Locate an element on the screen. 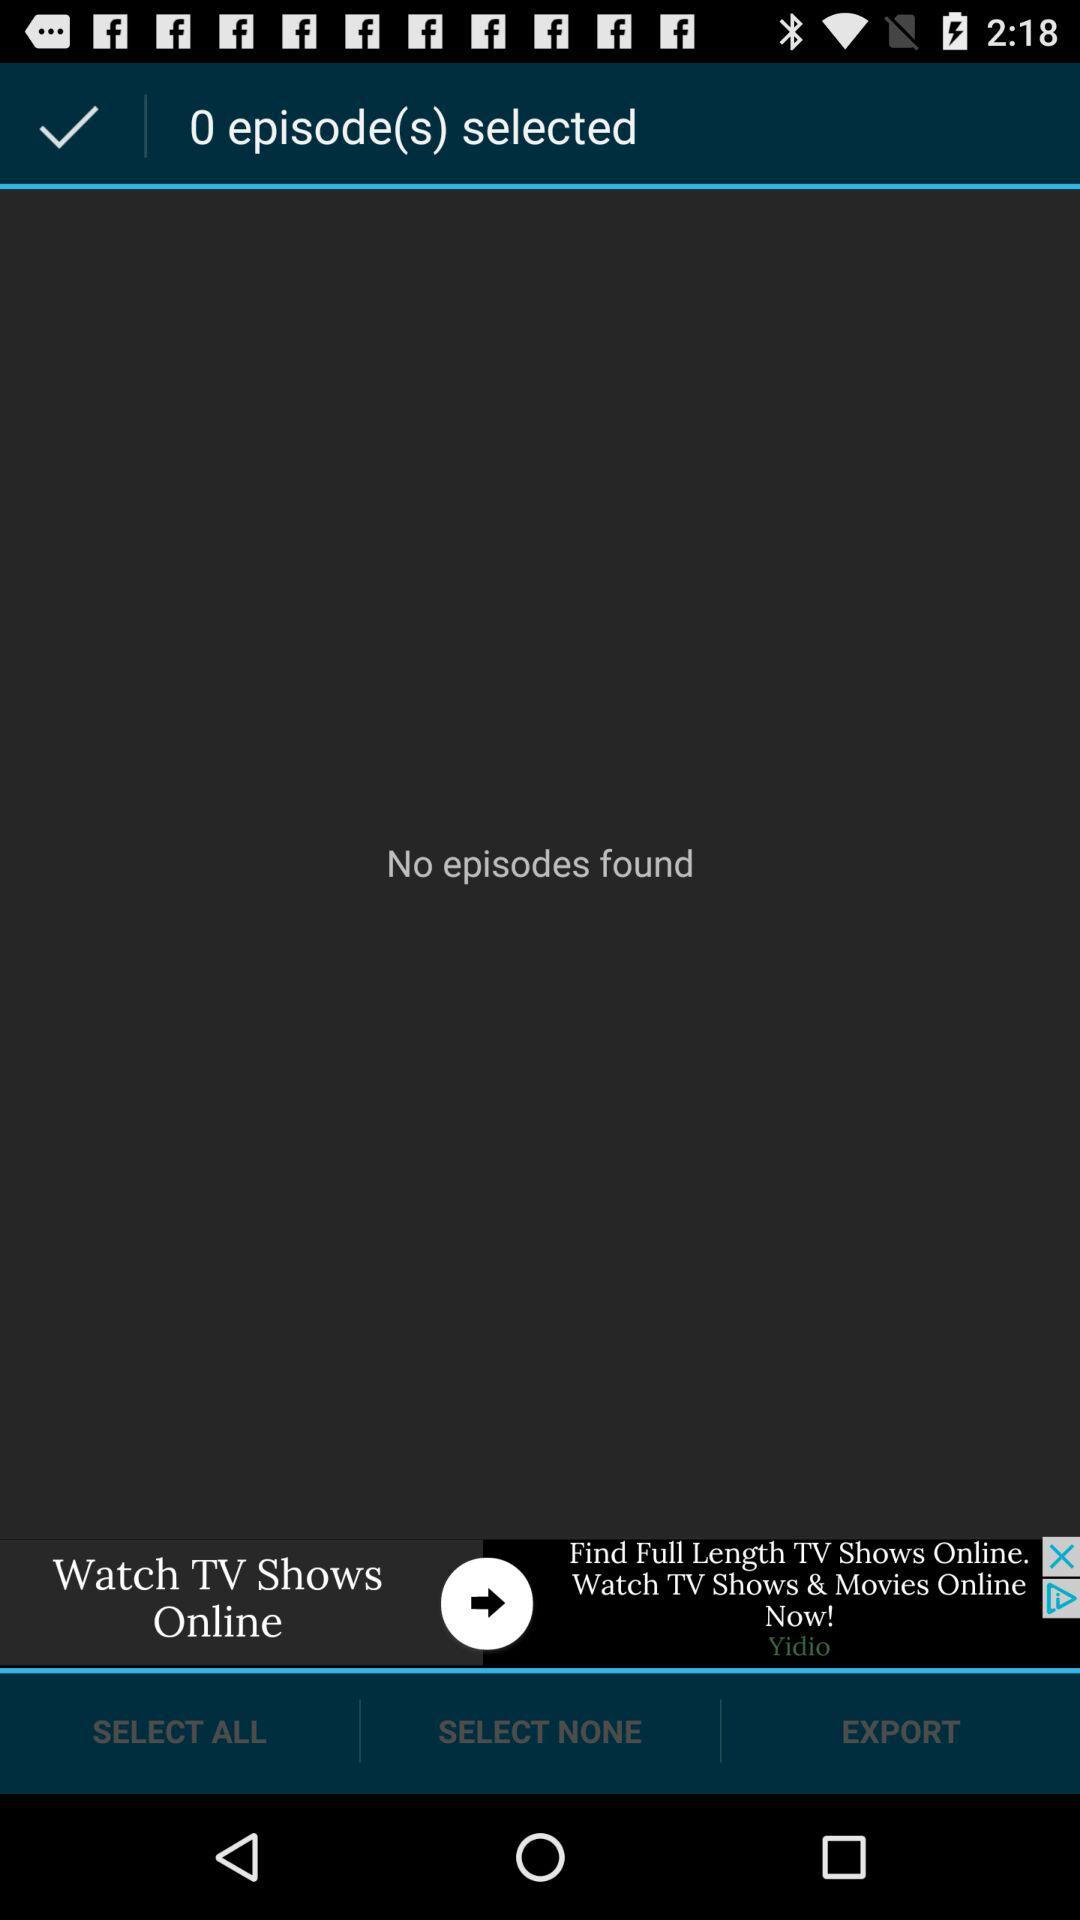  play option is located at coordinates (540, 1602).